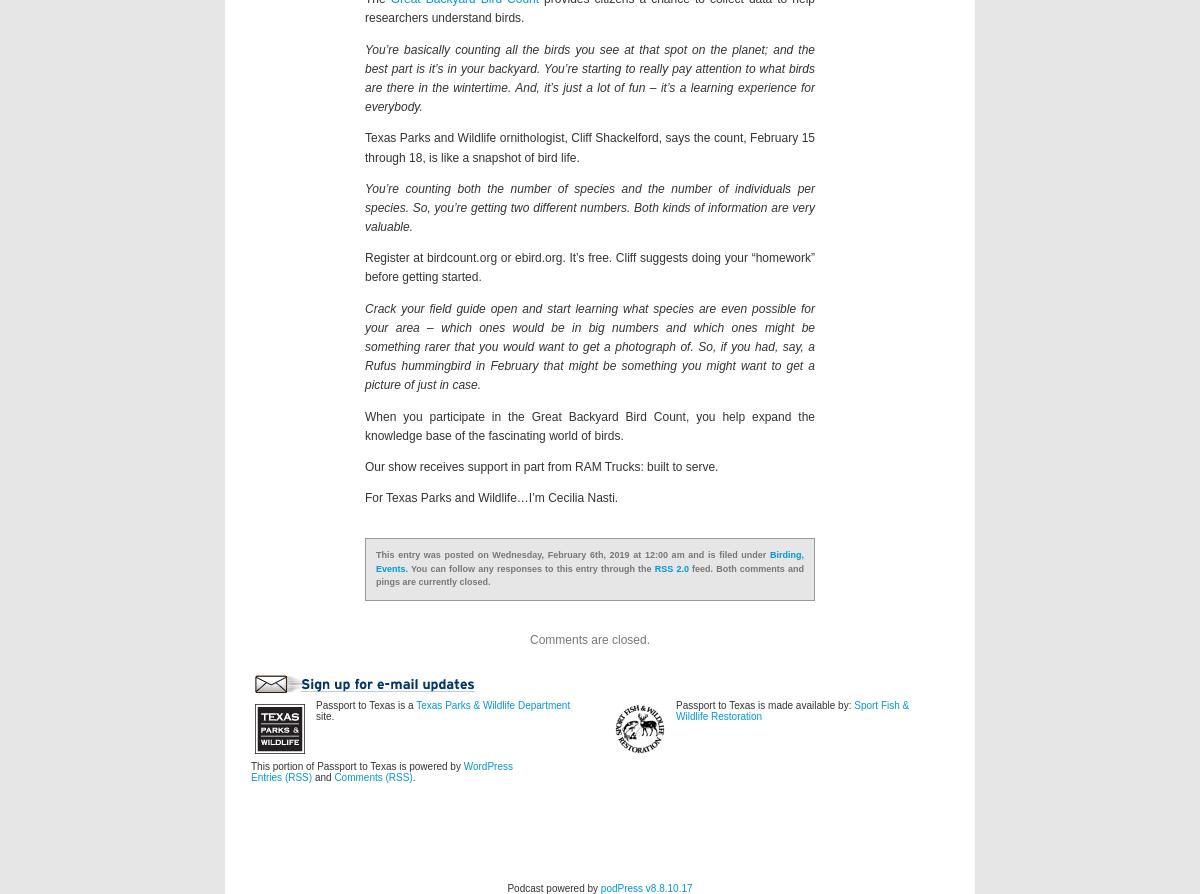  What do you see at coordinates (784, 554) in the screenshot?
I see `'Birding'` at bounding box center [784, 554].